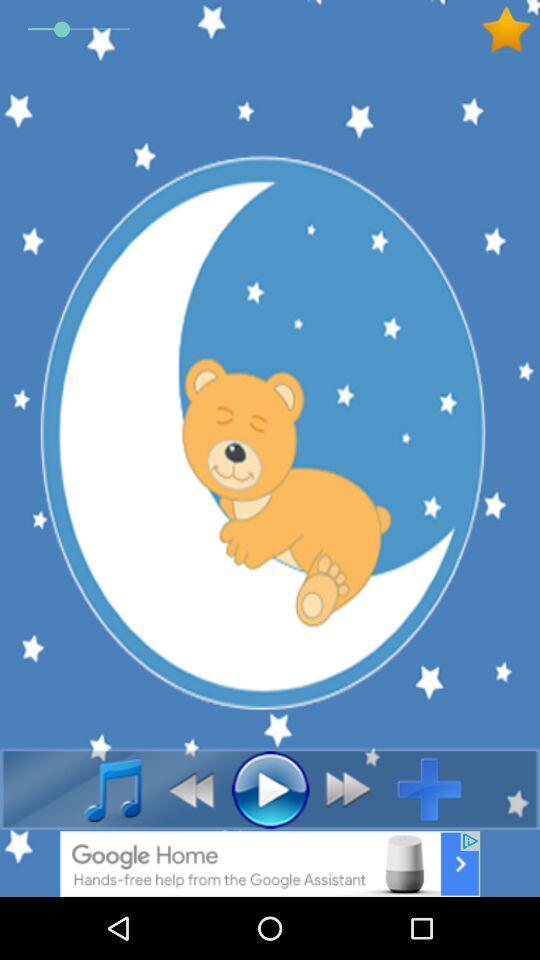  What do you see at coordinates (102, 789) in the screenshot?
I see `music button` at bounding box center [102, 789].